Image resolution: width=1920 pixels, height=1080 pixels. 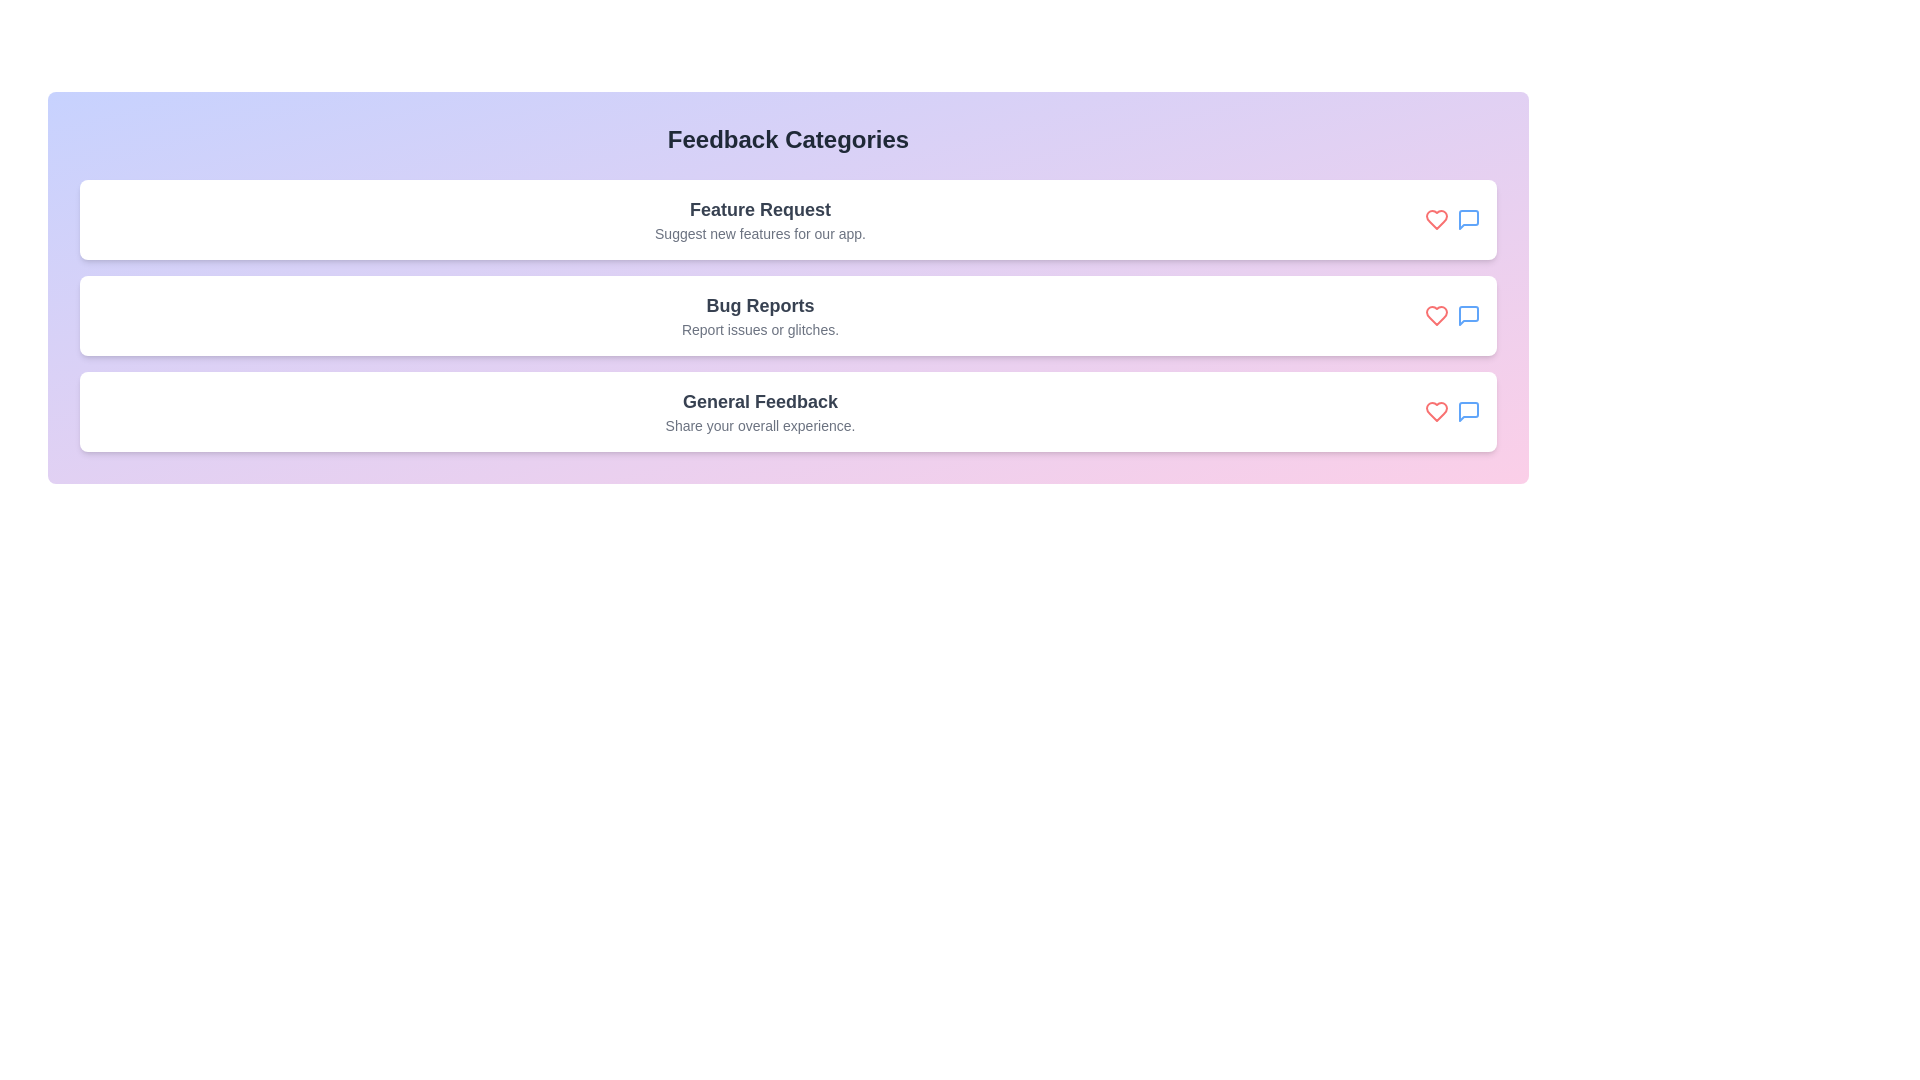 What do you see at coordinates (1435, 411) in the screenshot?
I see `the heart icon in the General Feedback feedback item` at bounding box center [1435, 411].